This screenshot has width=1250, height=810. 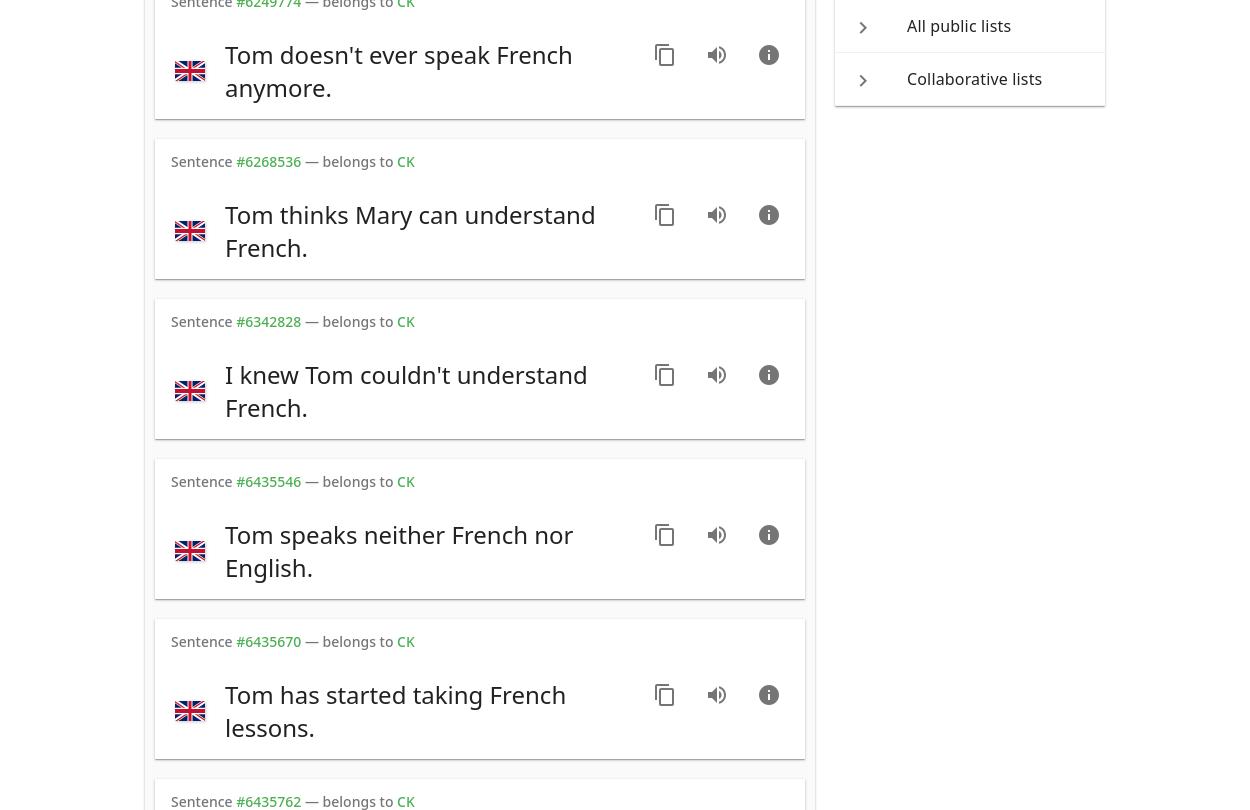 What do you see at coordinates (410, 230) in the screenshot?
I see `'Tom thinks Mary can understand French.'` at bounding box center [410, 230].